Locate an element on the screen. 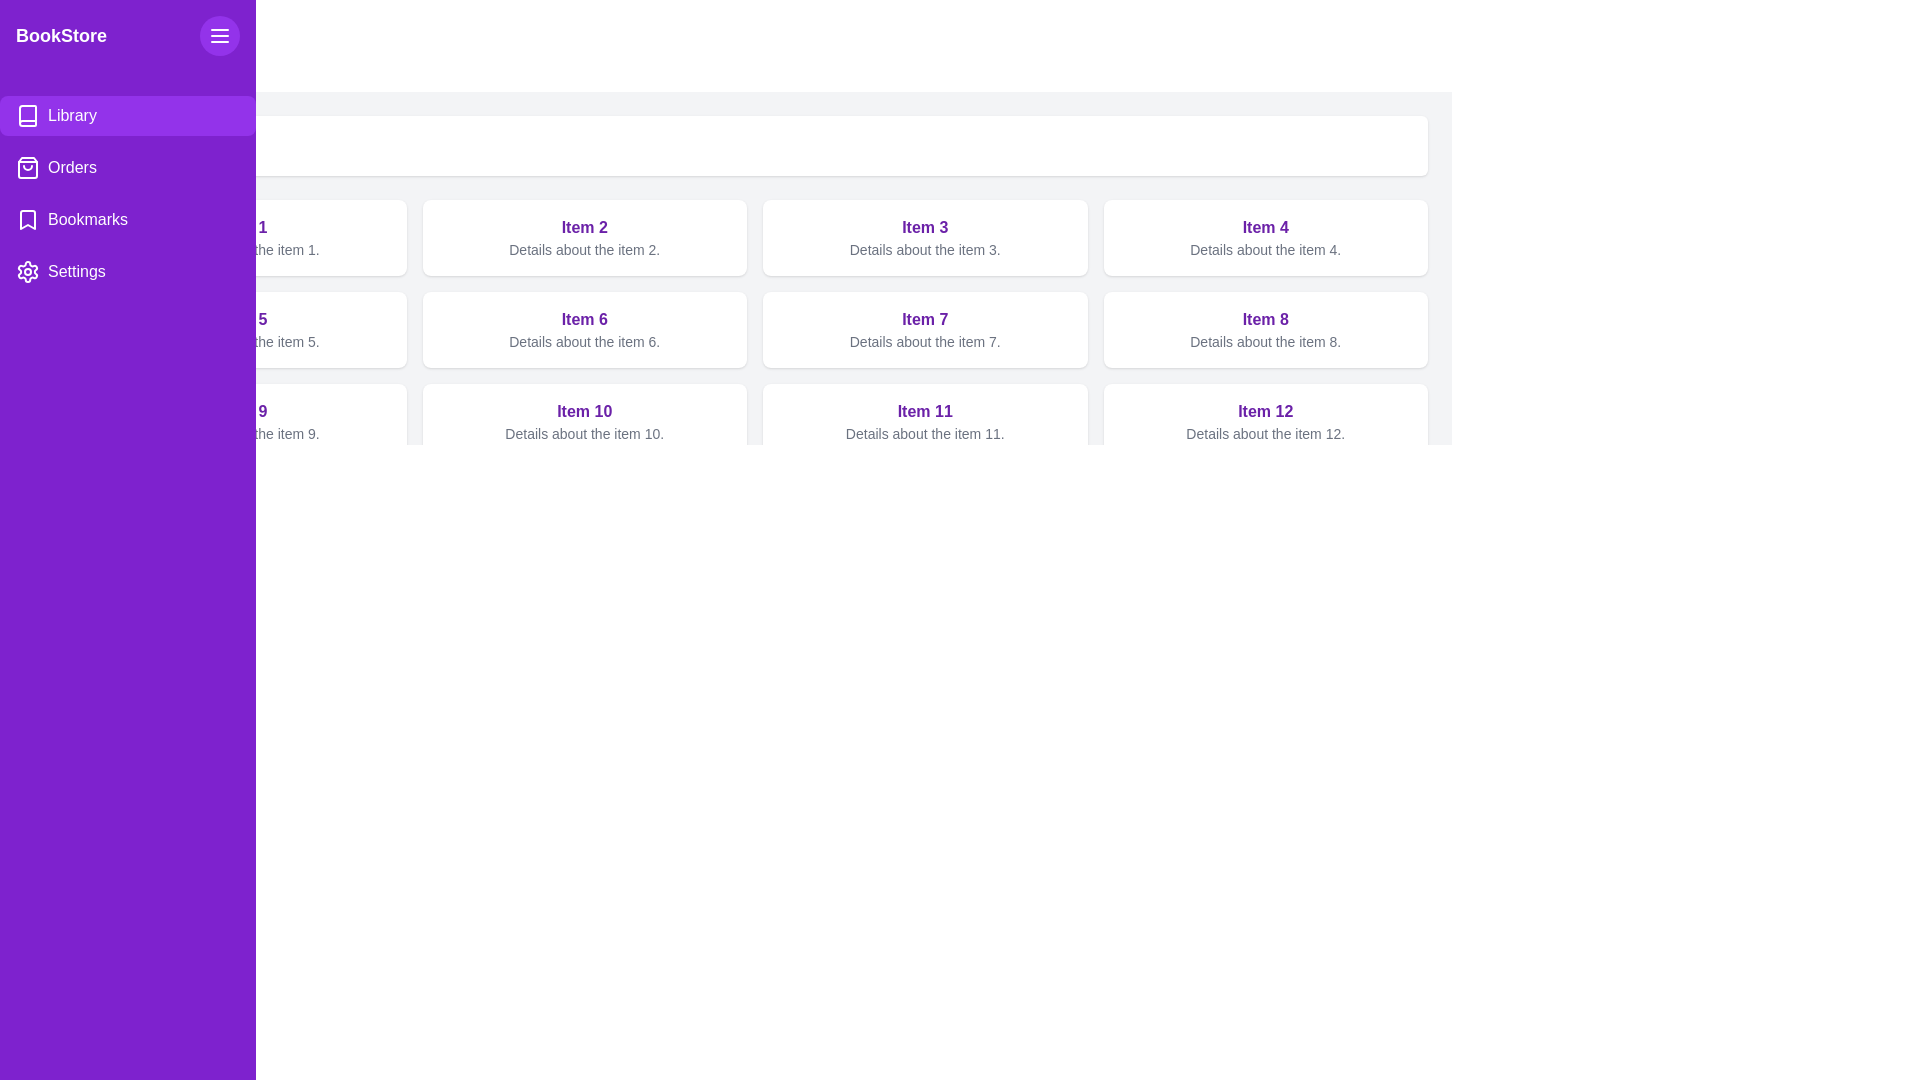 Image resolution: width=1920 pixels, height=1080 pixels. the open book icon located next to the 'Library' text in the navigation panel is located at coordinates (28, 115).